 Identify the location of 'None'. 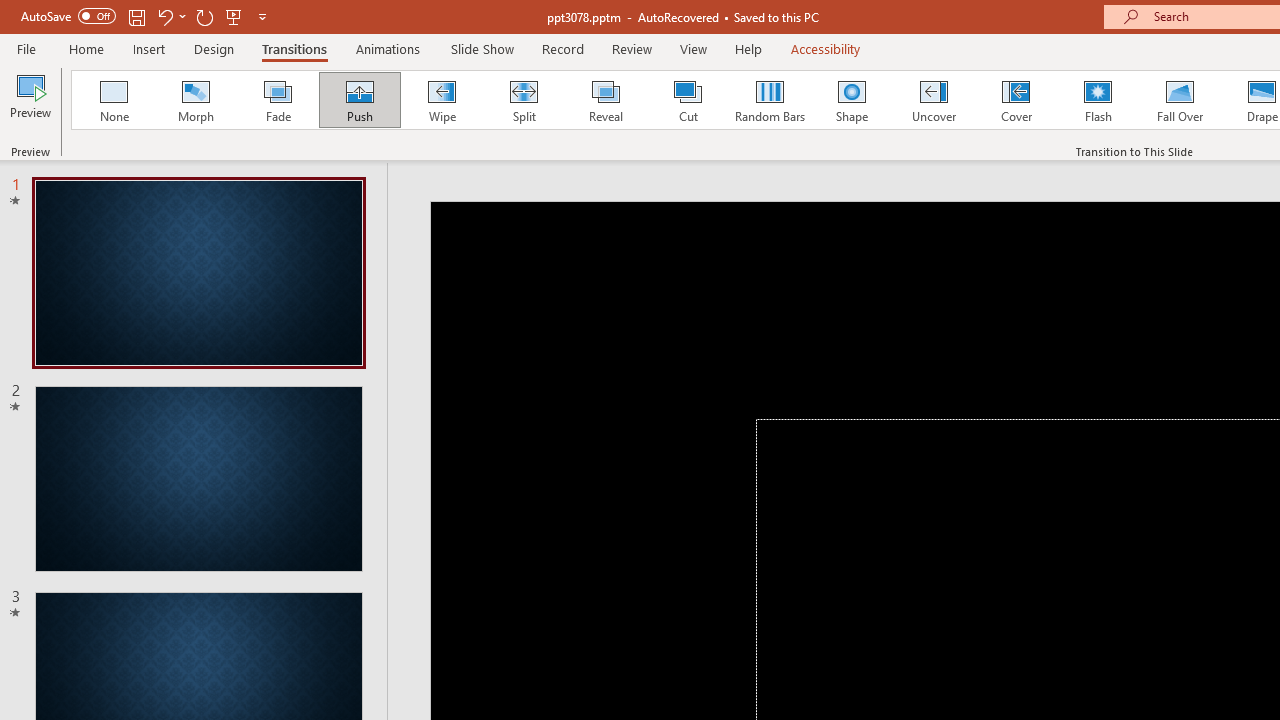
(112, 100).